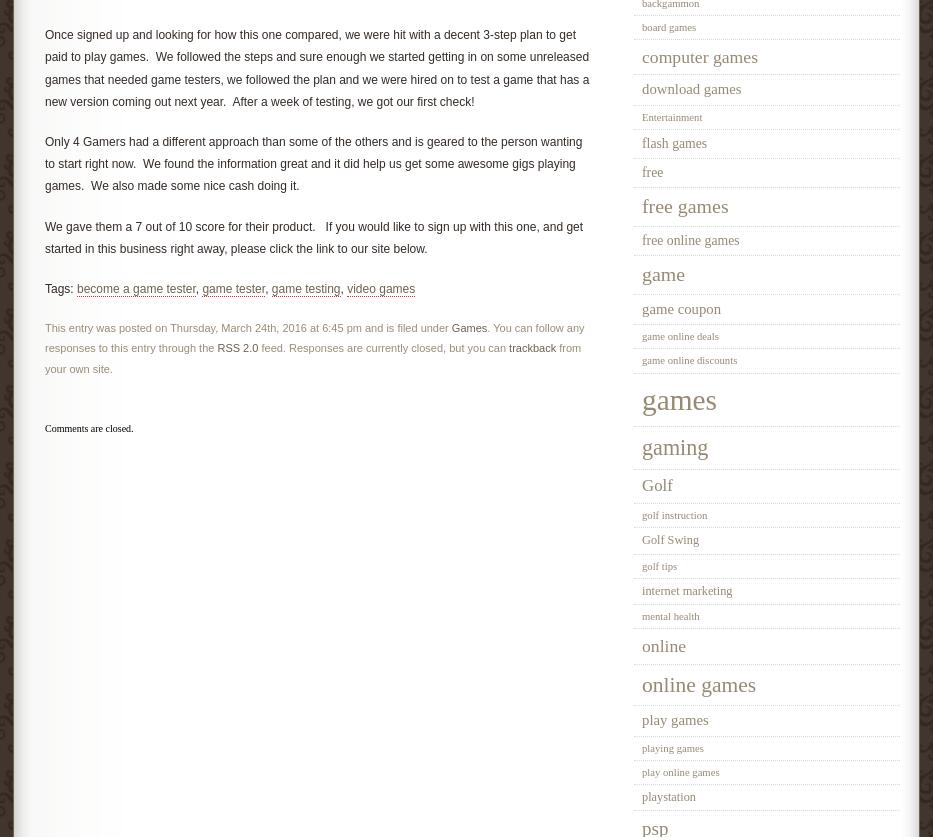  I want to click on 'mental health', so click(640, 616).